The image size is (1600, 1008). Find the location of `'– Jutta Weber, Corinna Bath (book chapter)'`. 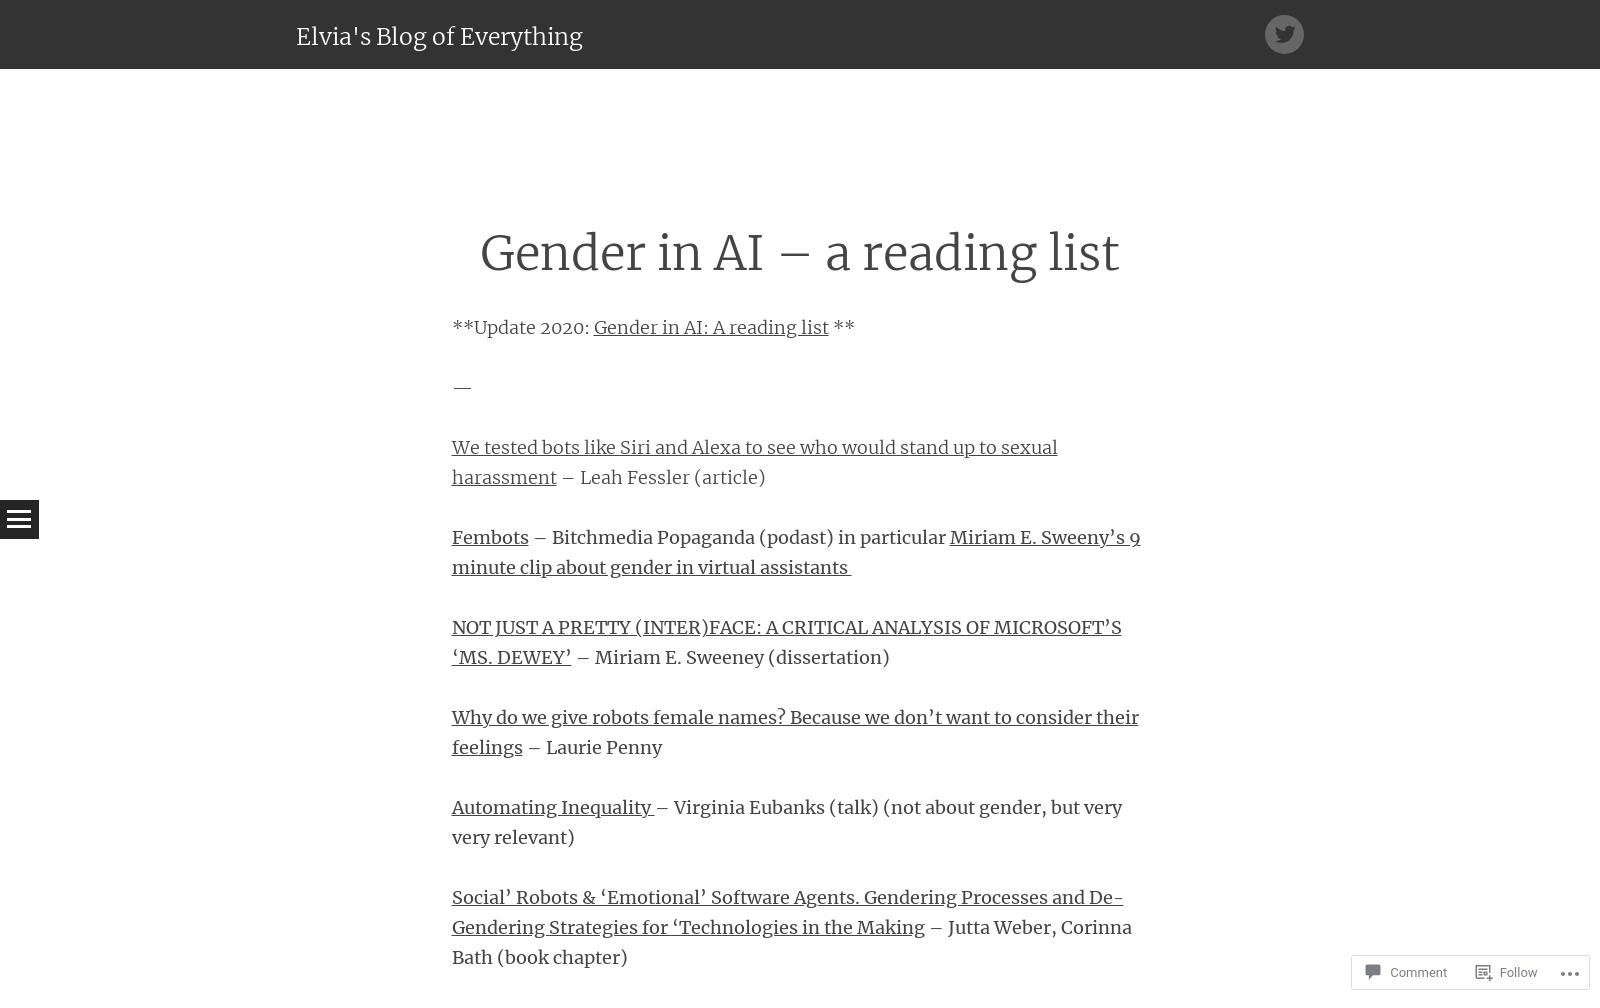

'– Jutta Weber, Corinna Bath (book chapter)' is located at coordinates (791, 942).